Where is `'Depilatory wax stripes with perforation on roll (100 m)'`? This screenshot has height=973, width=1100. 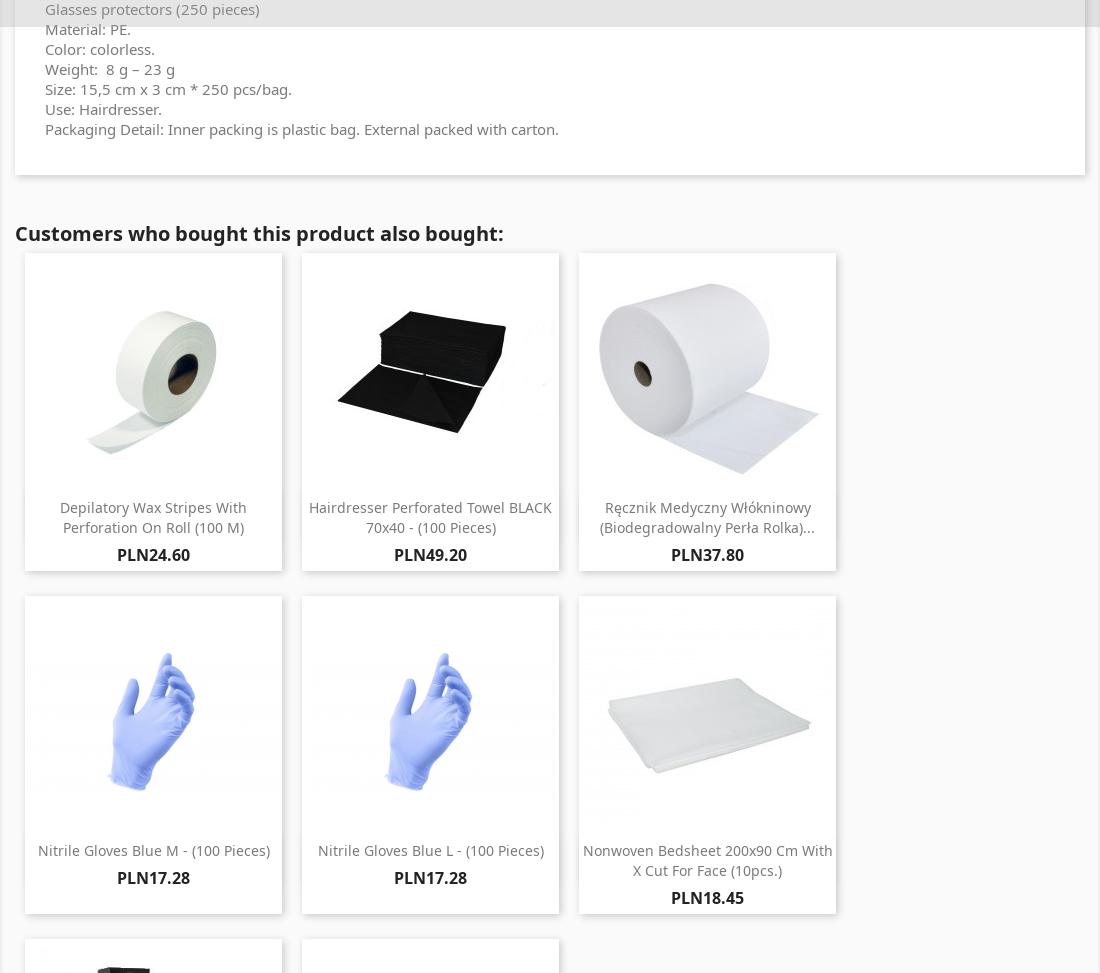
'Depilatory wax stripes with perforation on roll (100 m)' is located at coordinates (152, 515).